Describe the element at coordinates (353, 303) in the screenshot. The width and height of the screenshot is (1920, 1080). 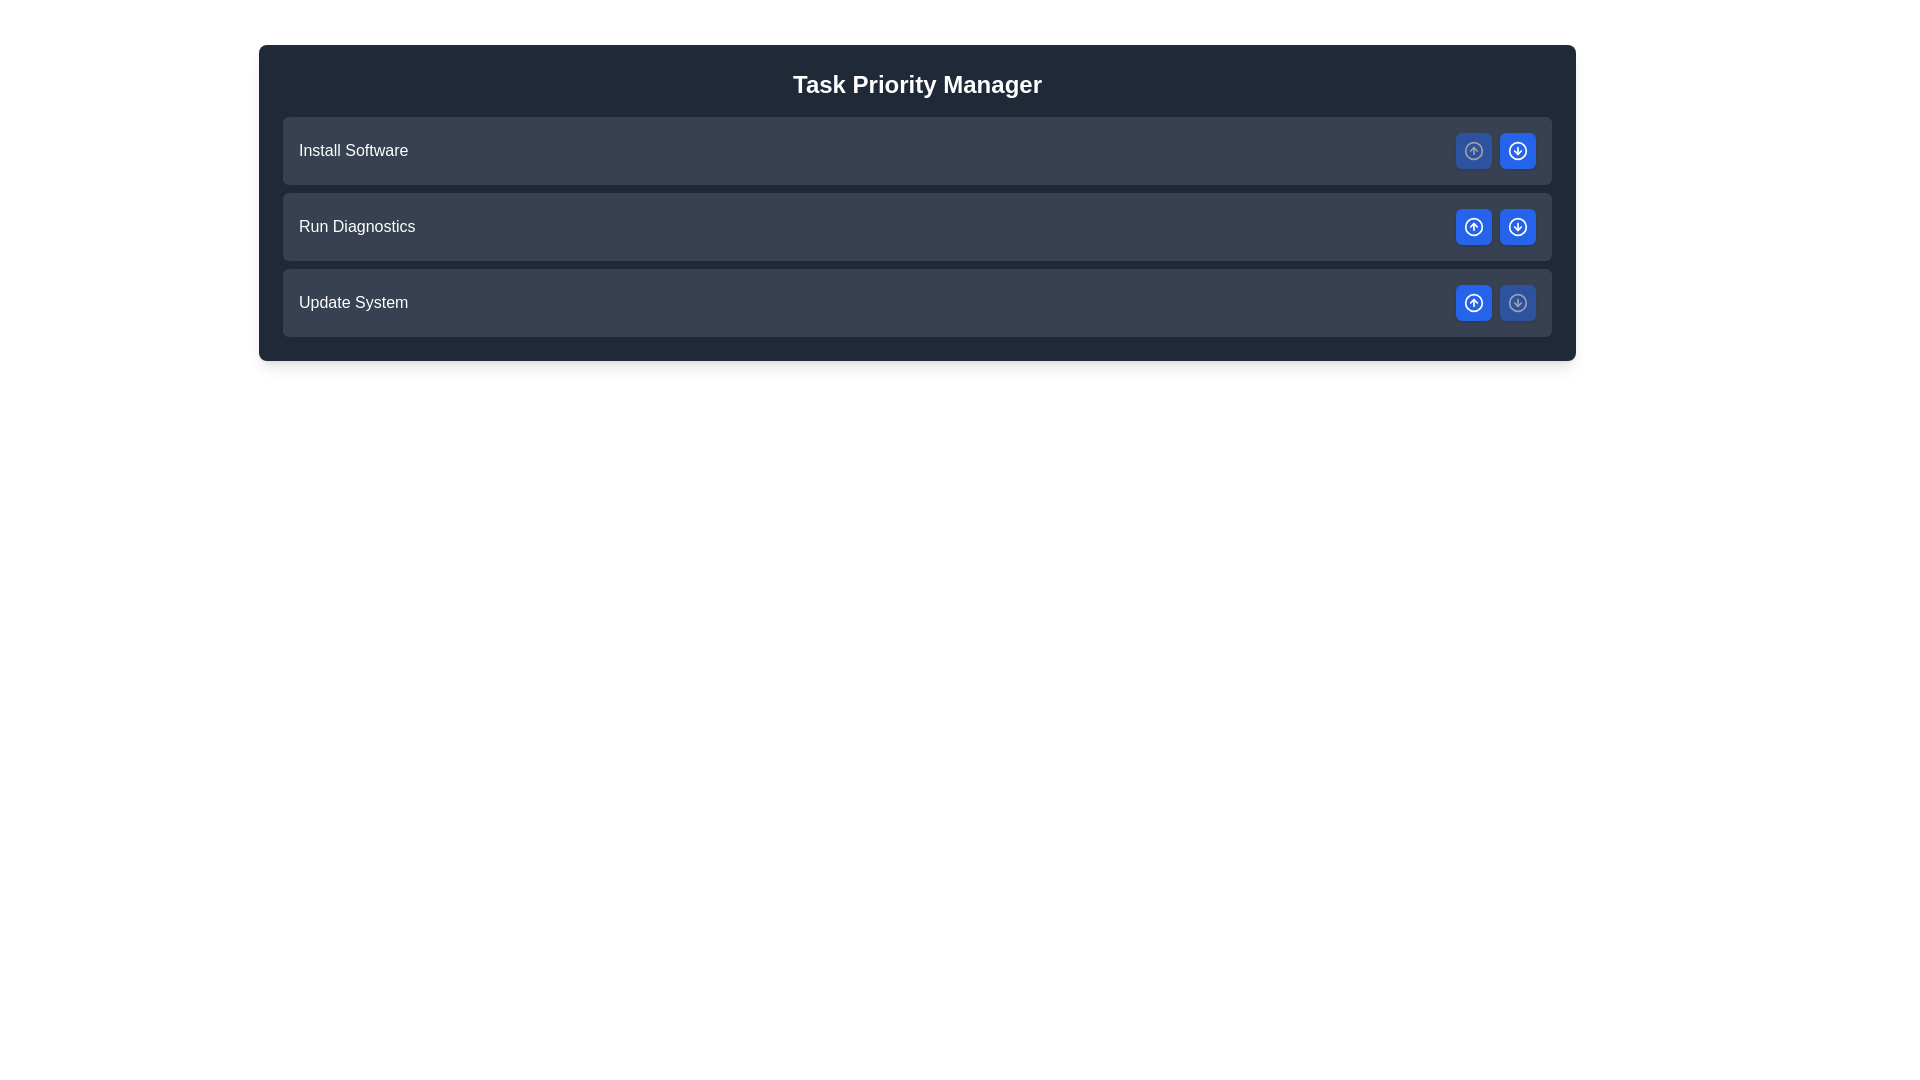
I see `the 'Update System' label, which is displayed in white on a dark background within the 'Task Priority Manager' section, located in the third row of a vertical list` at that location.